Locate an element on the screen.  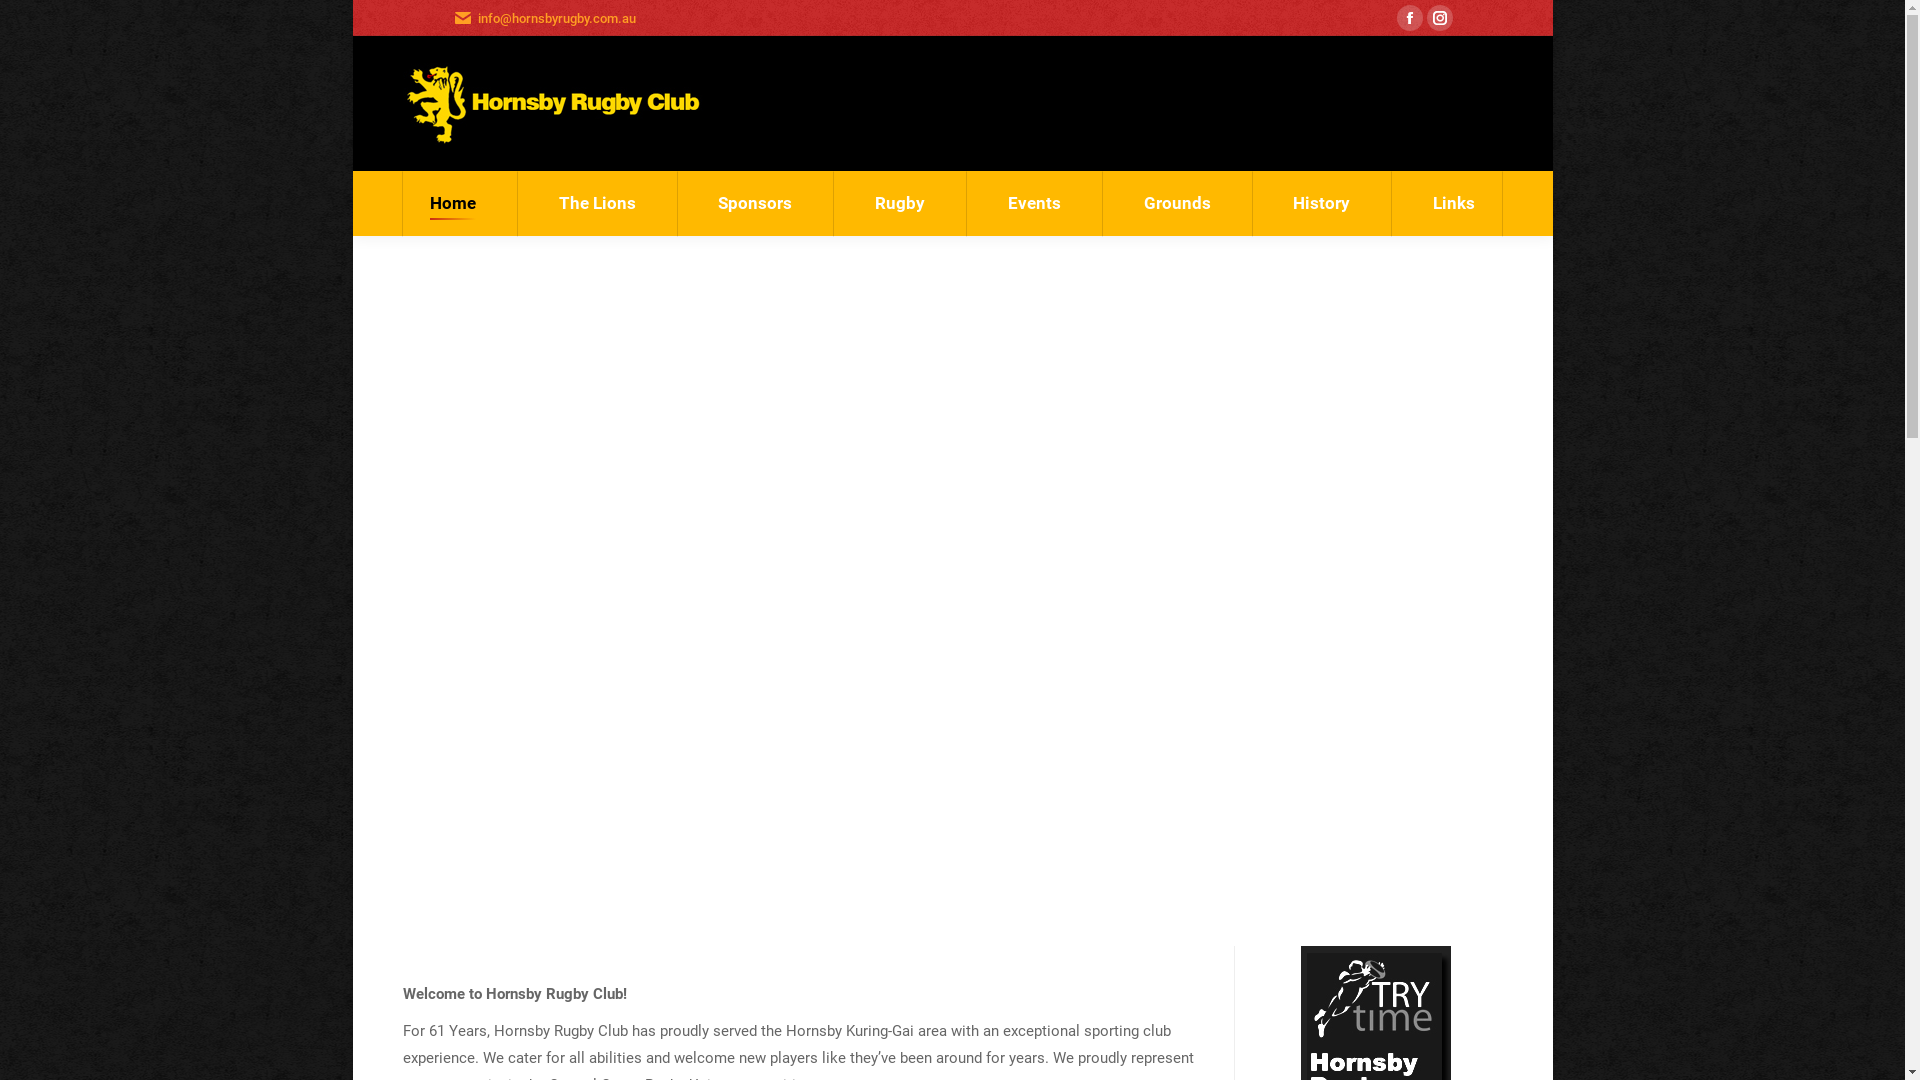
'Links' is located at coordinates (1454, 203).